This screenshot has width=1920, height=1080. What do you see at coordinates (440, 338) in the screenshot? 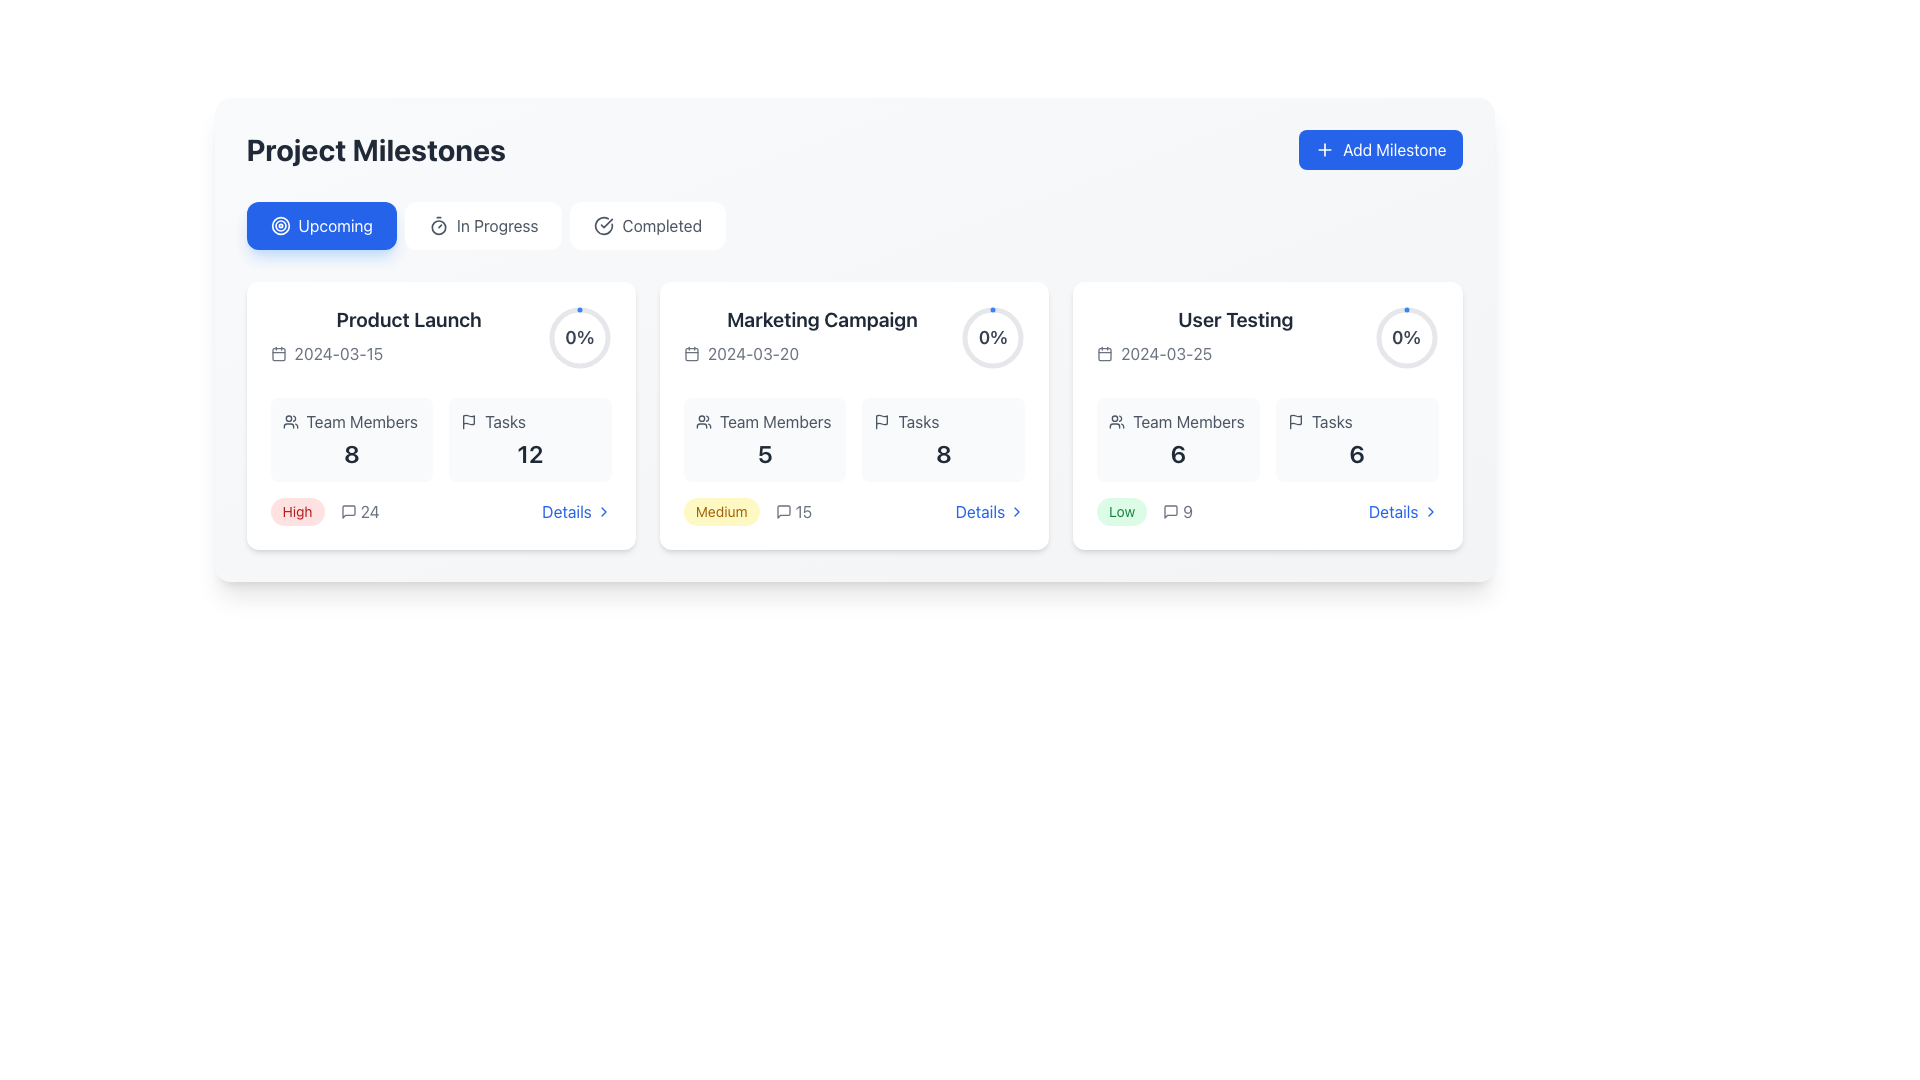
I see `the information card section for 'Product Launch', which contains the title in bold, a date in smaller gray font below it, and a circular indicator showing '0%' progress on the right side` at bounding box center [440, 338].